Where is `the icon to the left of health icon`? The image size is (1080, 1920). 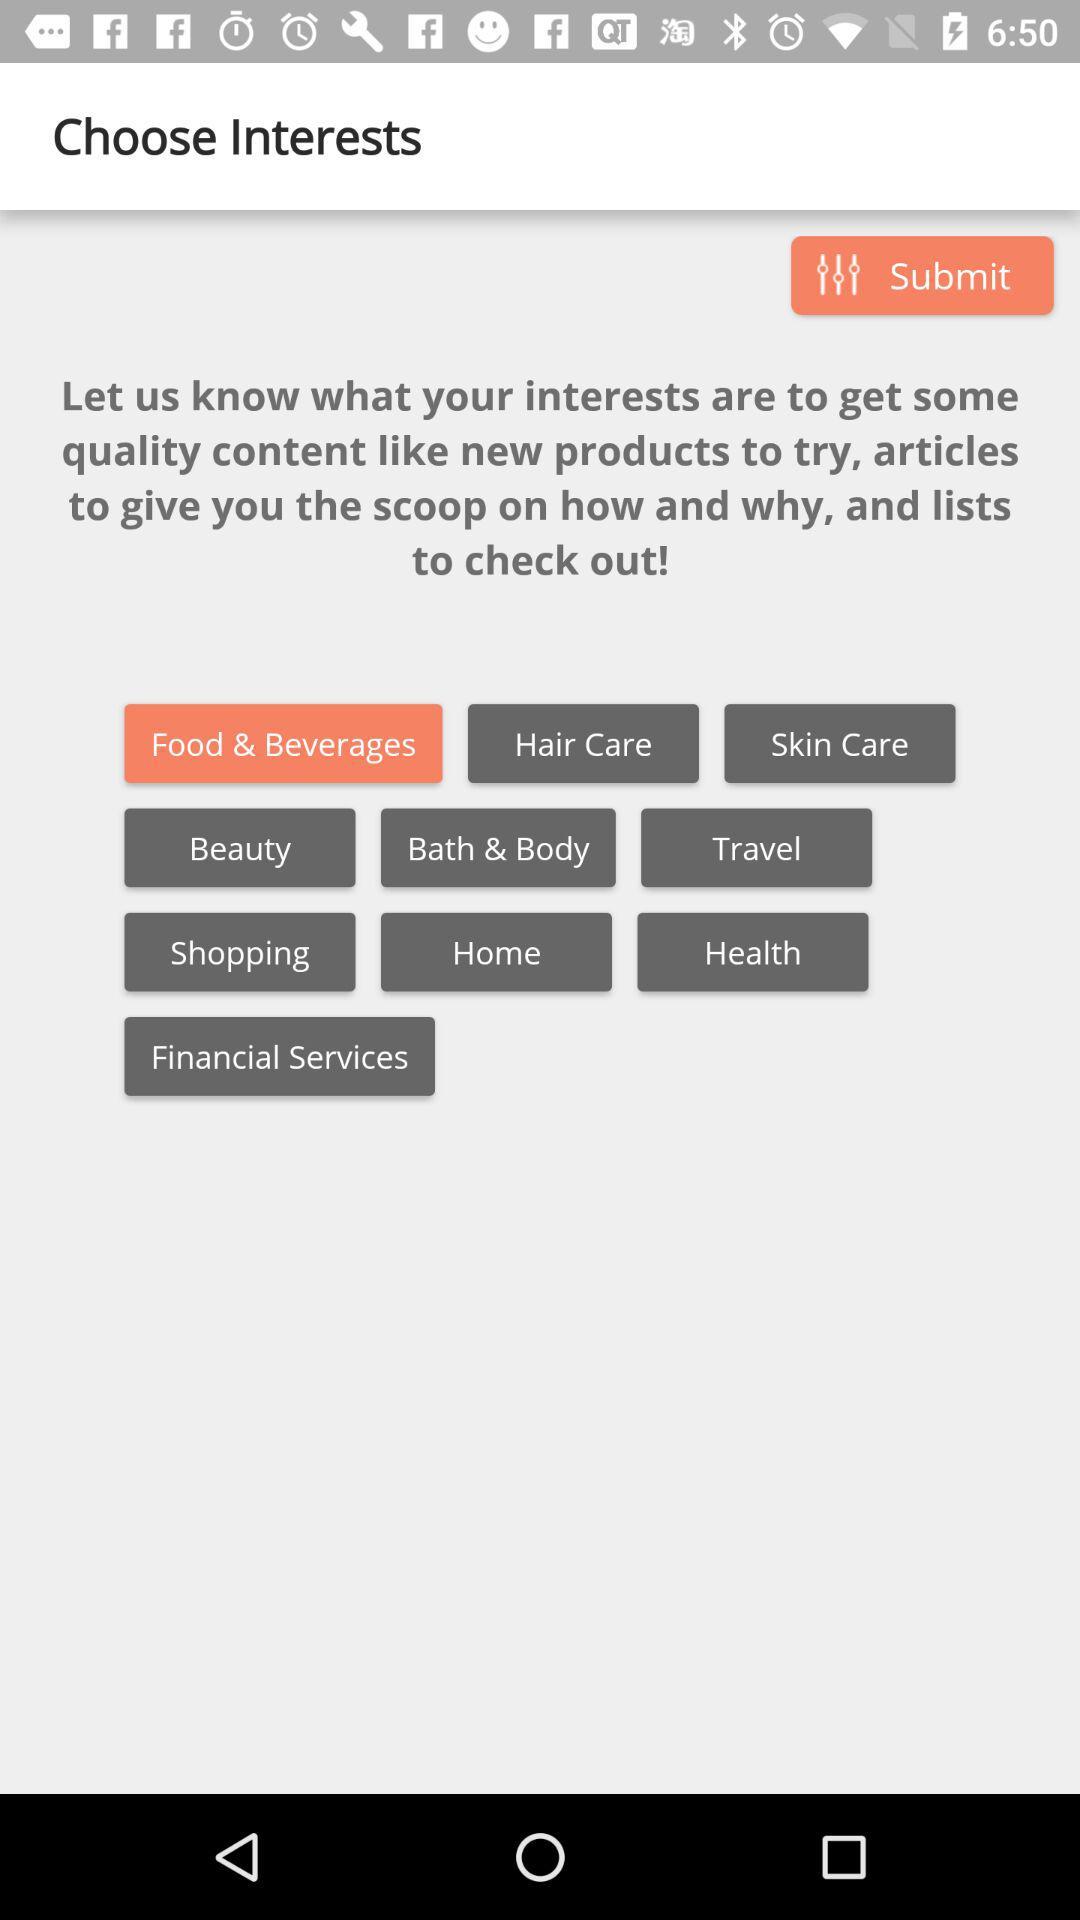
the icon to the left of health icon is located at coordinates (495, 951).